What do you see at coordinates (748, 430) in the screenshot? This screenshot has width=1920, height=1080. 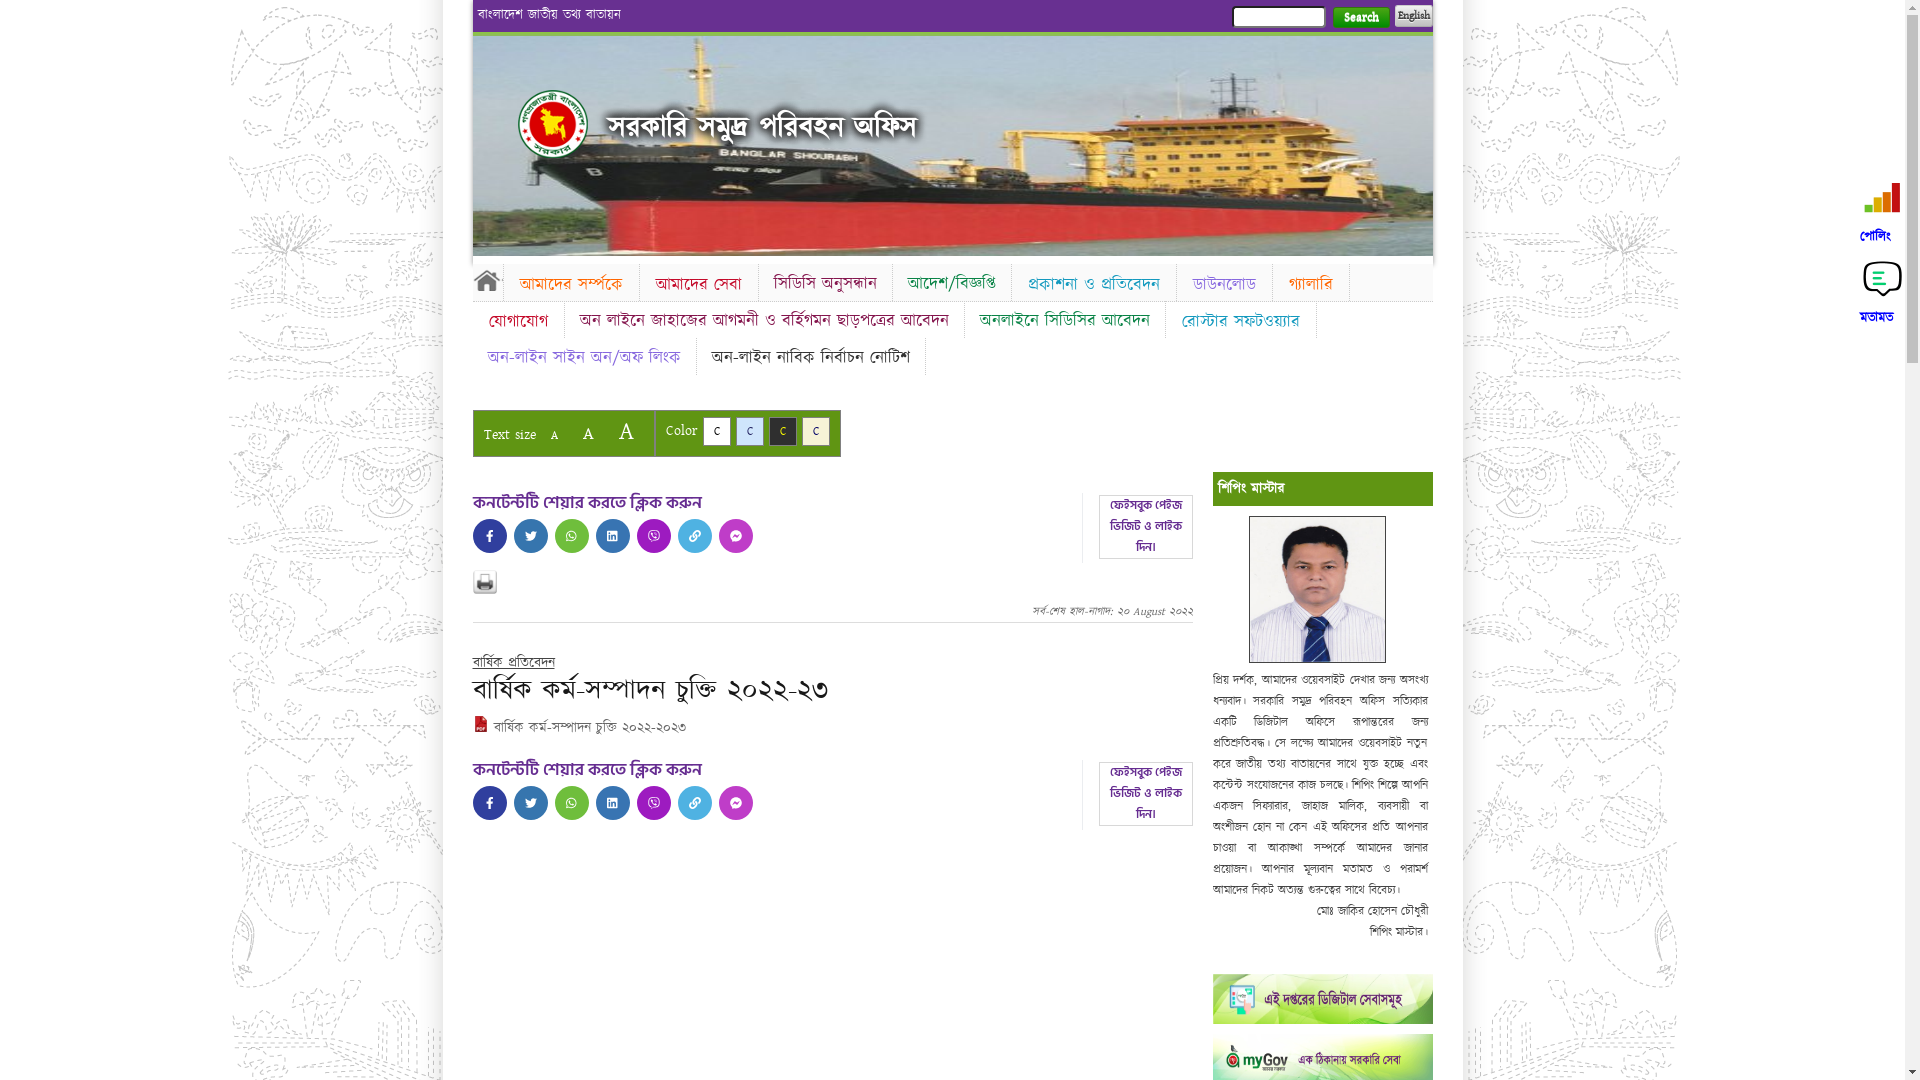 I see `'C'` at bounding box center [748, 430].